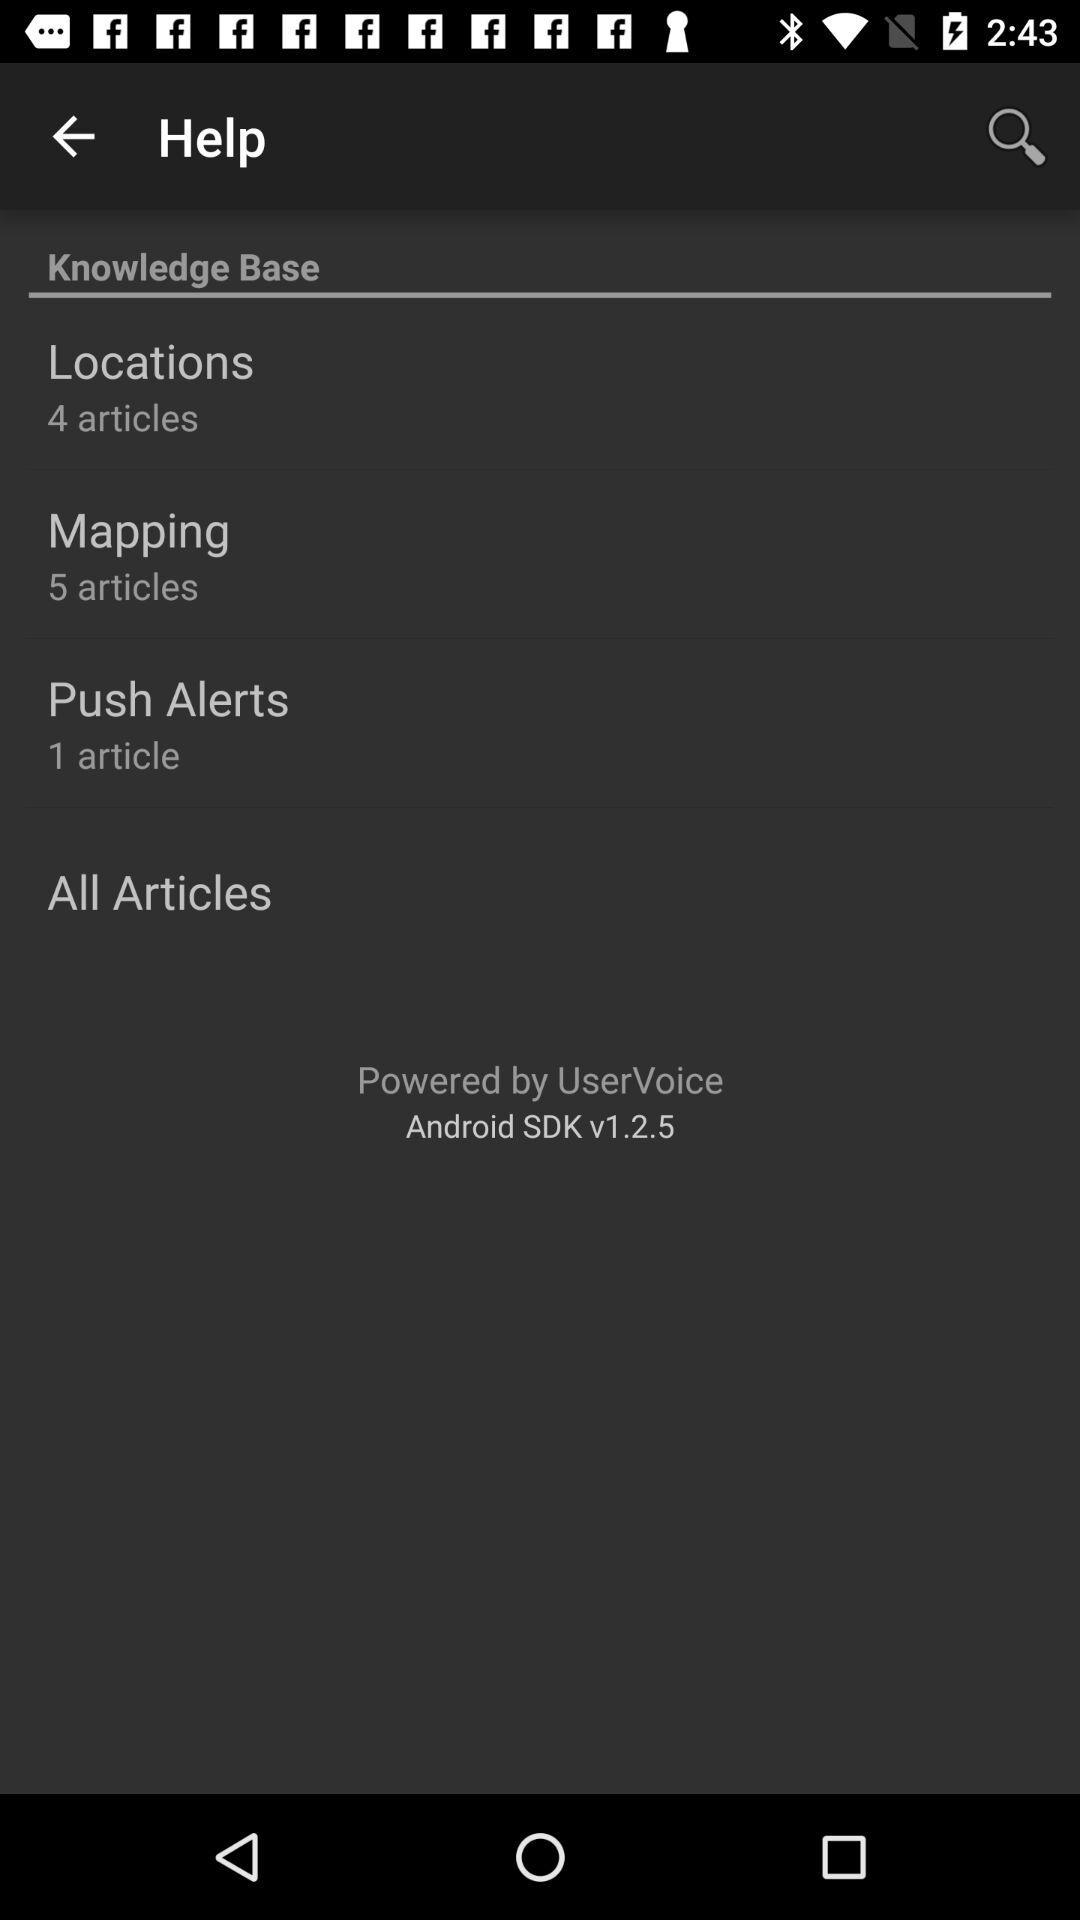 The image size is (1080, 1920). What do you see at coordinates (167, 697) in the screenshot?
I see `the push alerts icon` at bounding box center [167, 697].